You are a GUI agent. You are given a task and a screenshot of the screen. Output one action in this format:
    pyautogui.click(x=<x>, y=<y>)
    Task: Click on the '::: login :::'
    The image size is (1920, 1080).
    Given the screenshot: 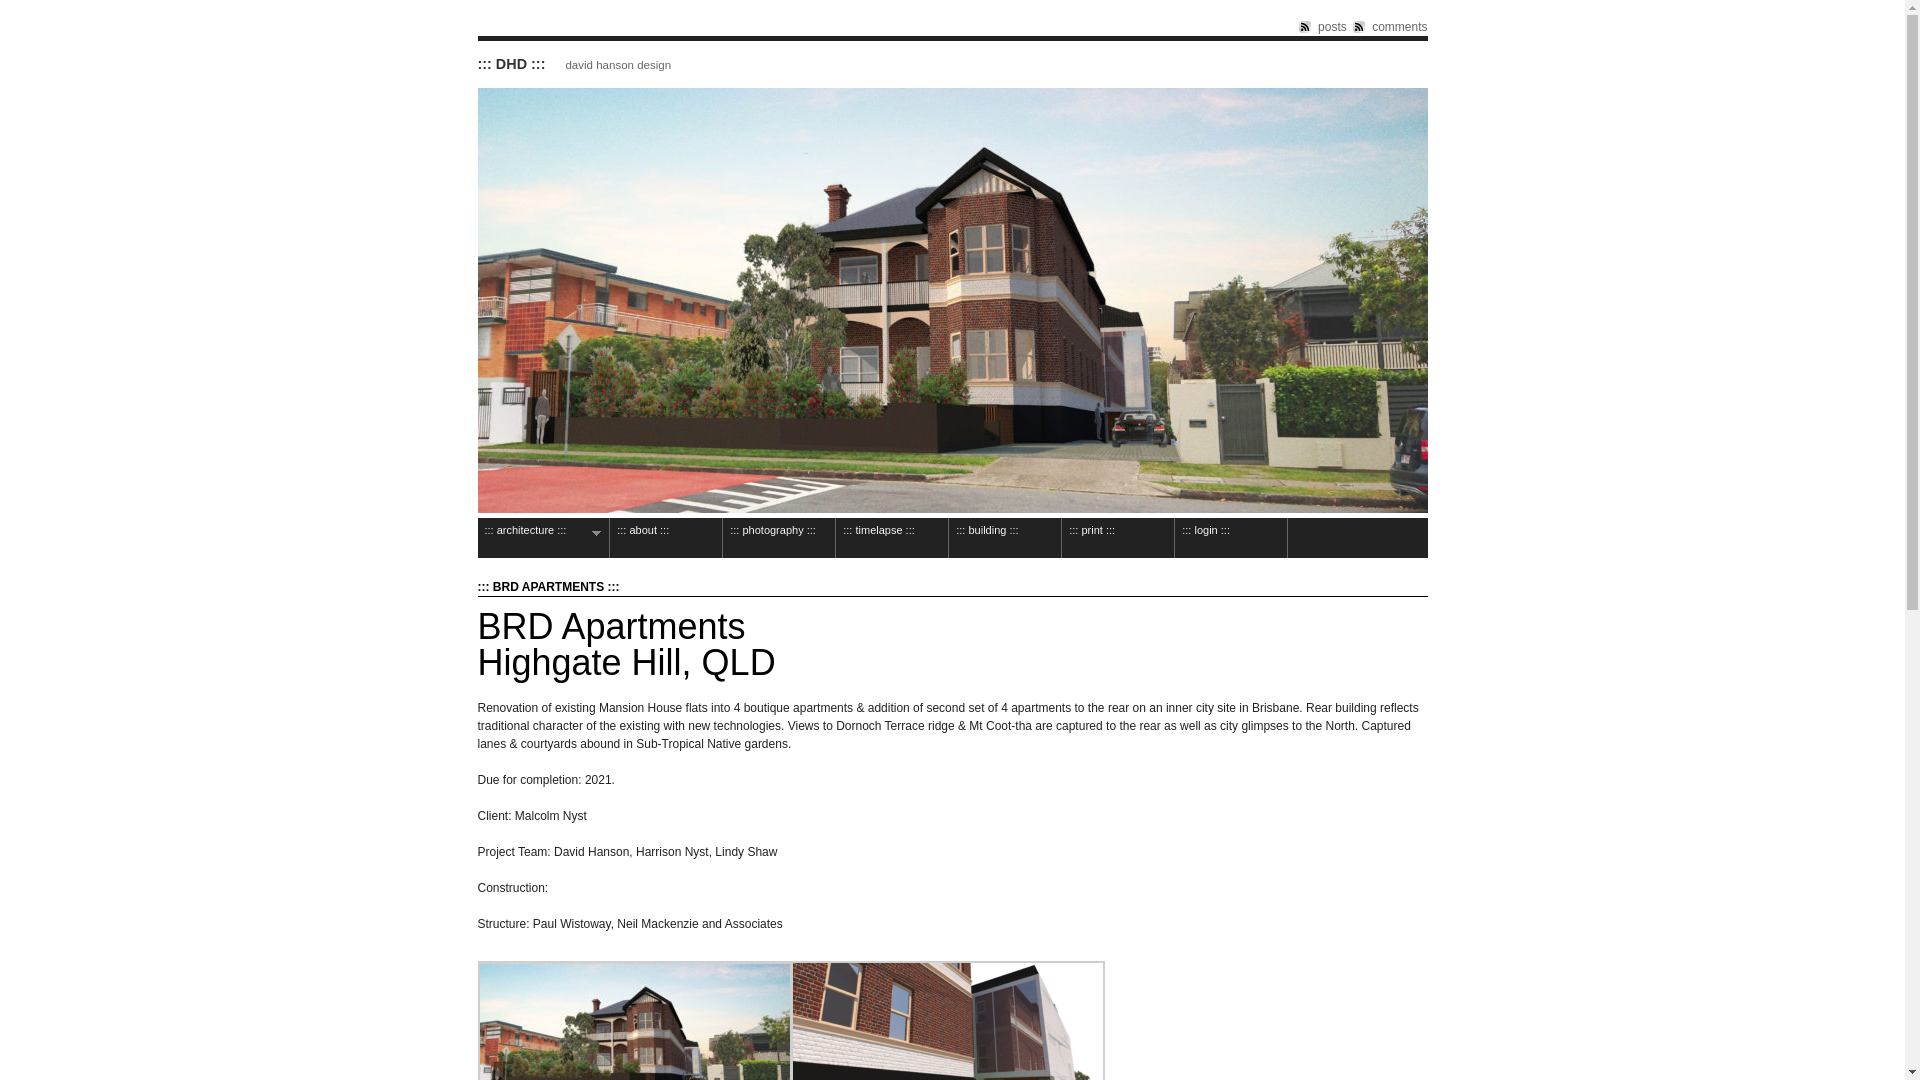 What is the action you would take?
    pyautogui.click(x=1229, y=536)
    